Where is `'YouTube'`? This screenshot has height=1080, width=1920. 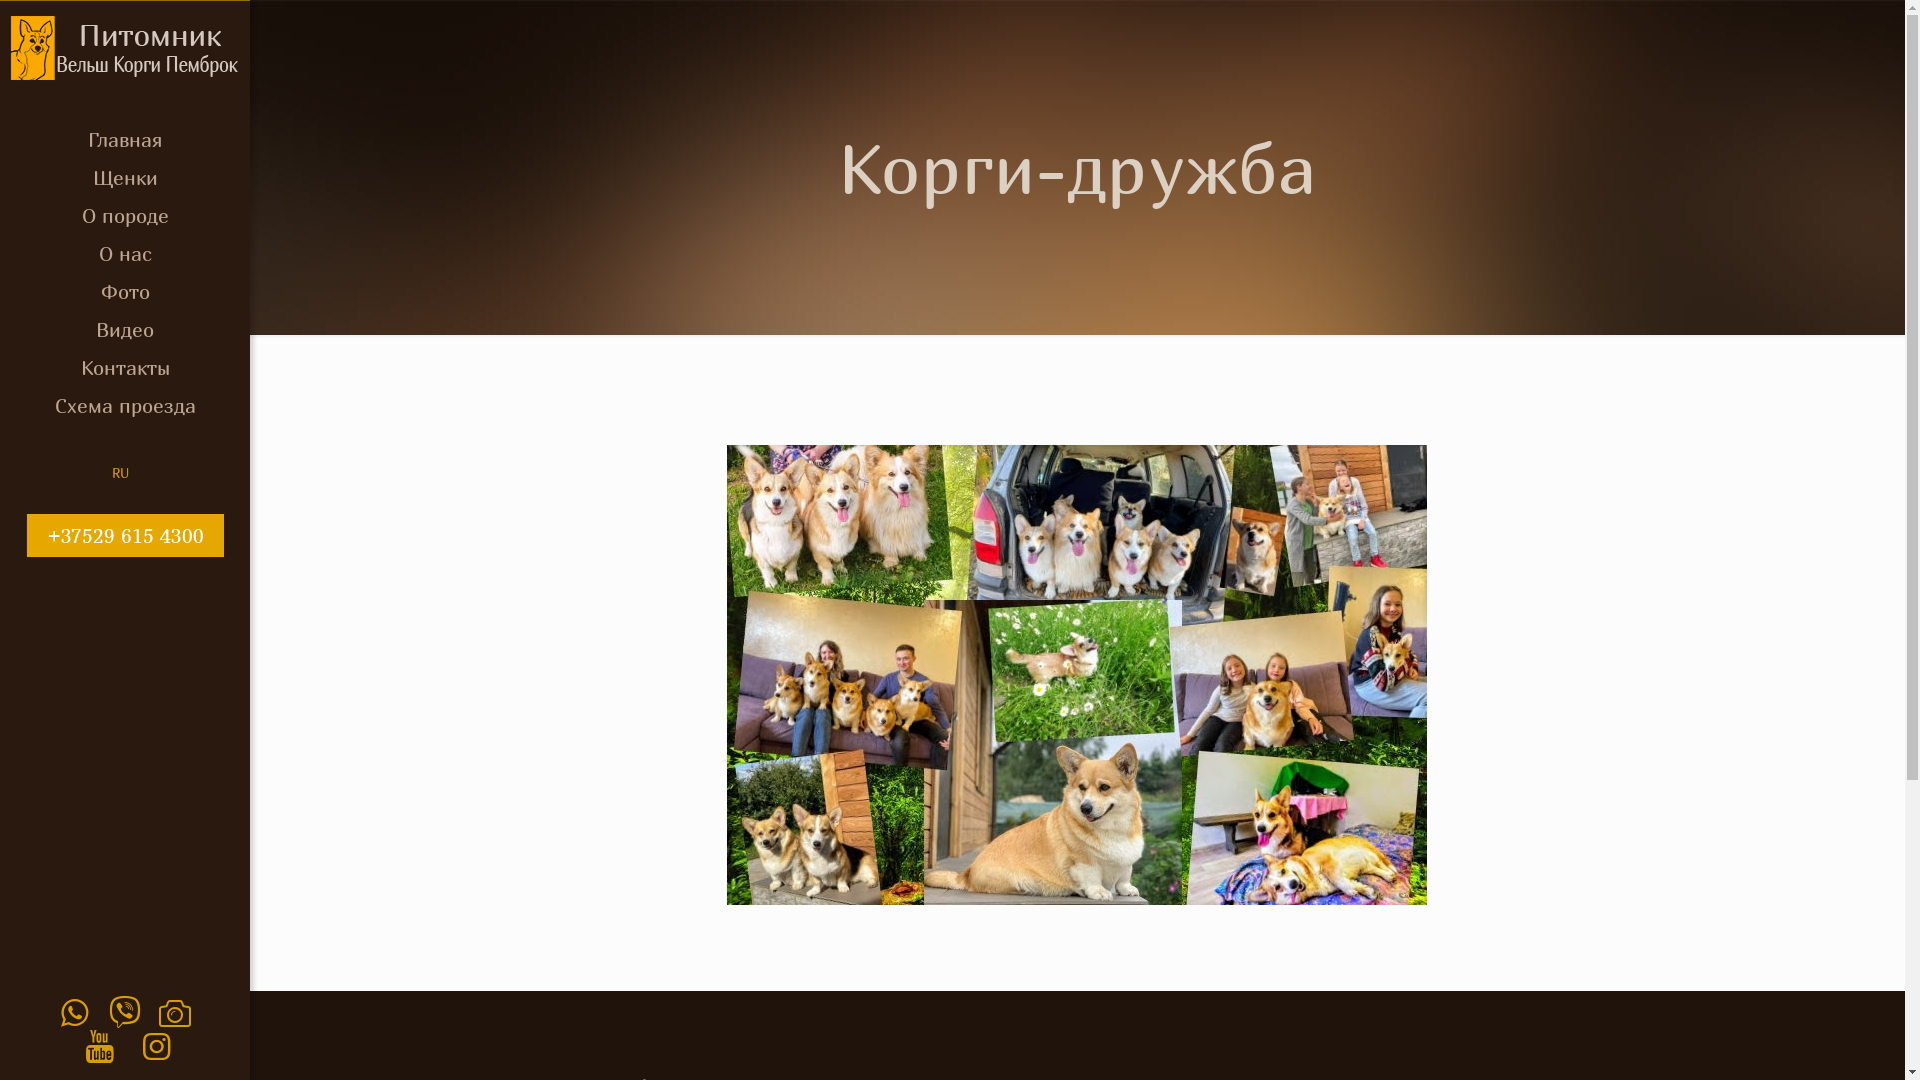
'YouTube' is located at coordinates (98, 1044).